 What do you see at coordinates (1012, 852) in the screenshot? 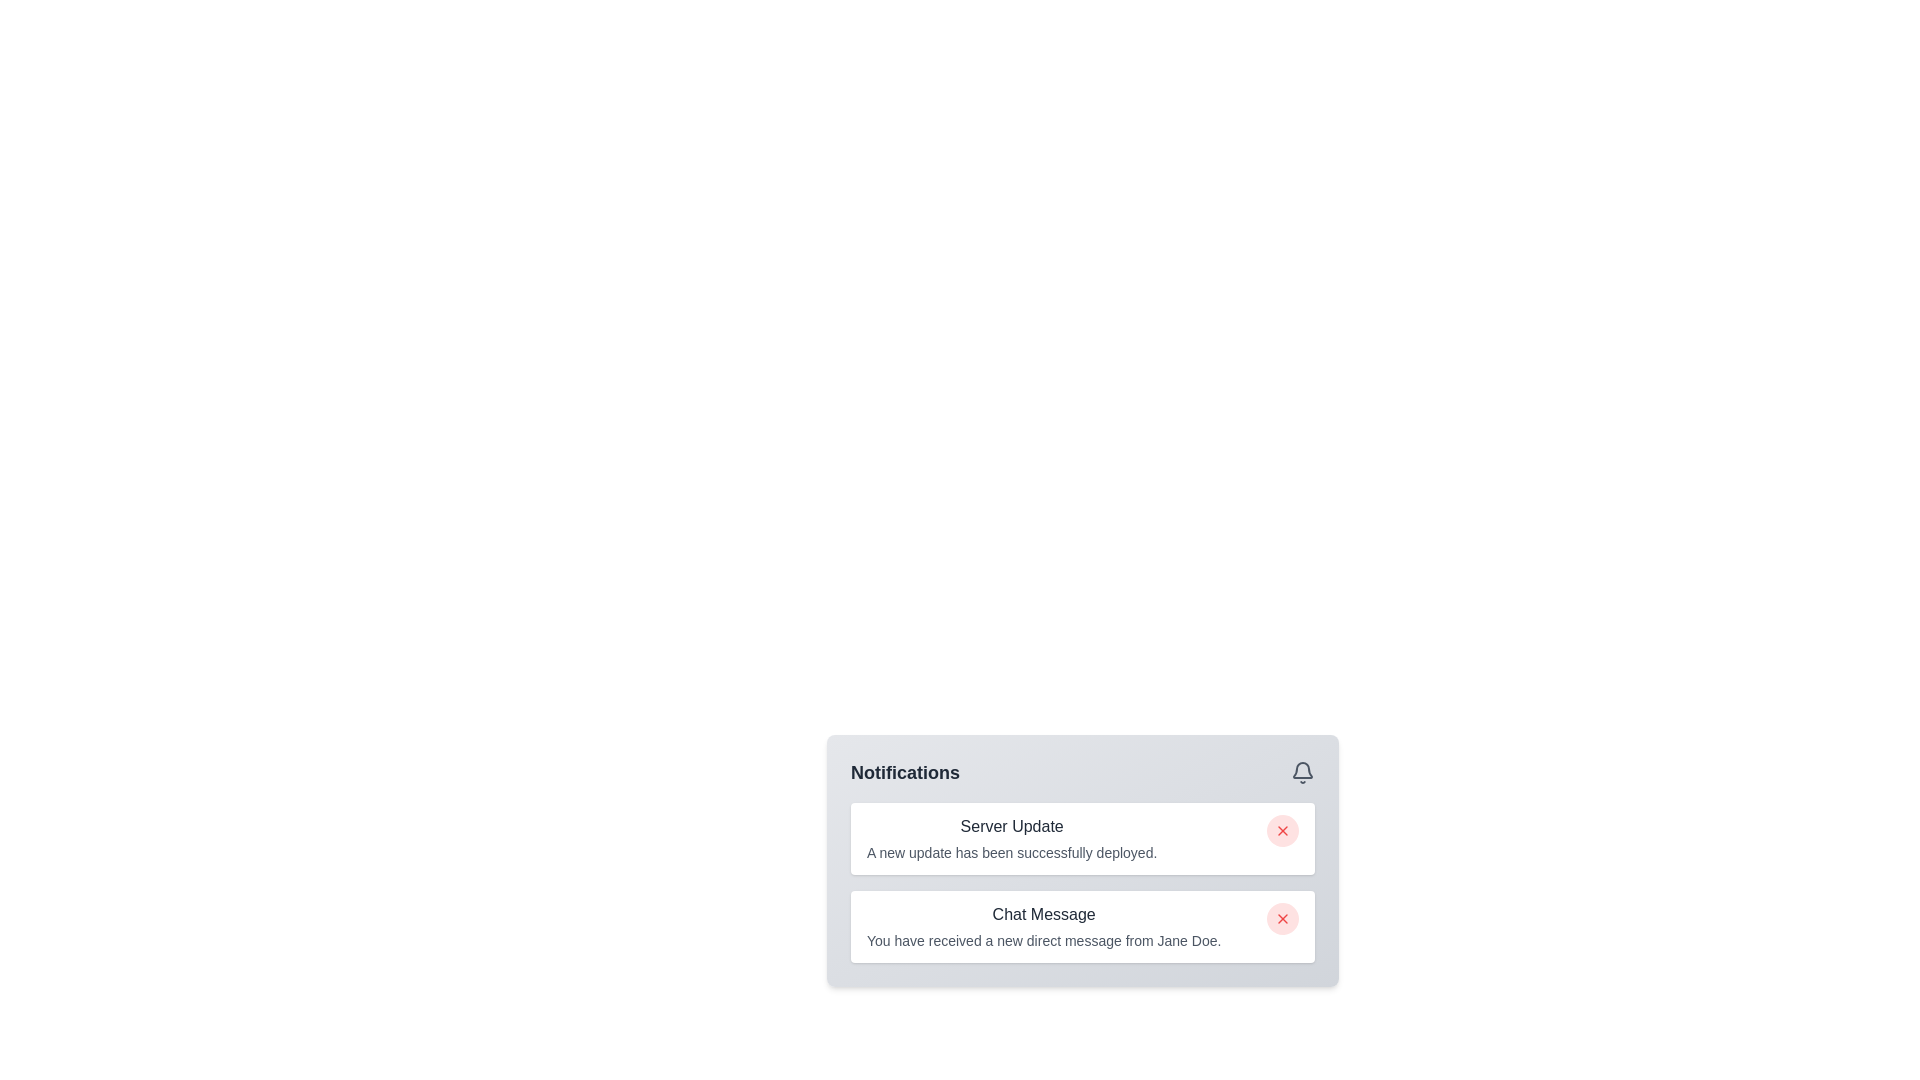
I see `the text element displaying the message 'A new update has been successfully deployed.', which is located directly below 'Server Update' in the popup notification area` at bounding box center [1012, 852].